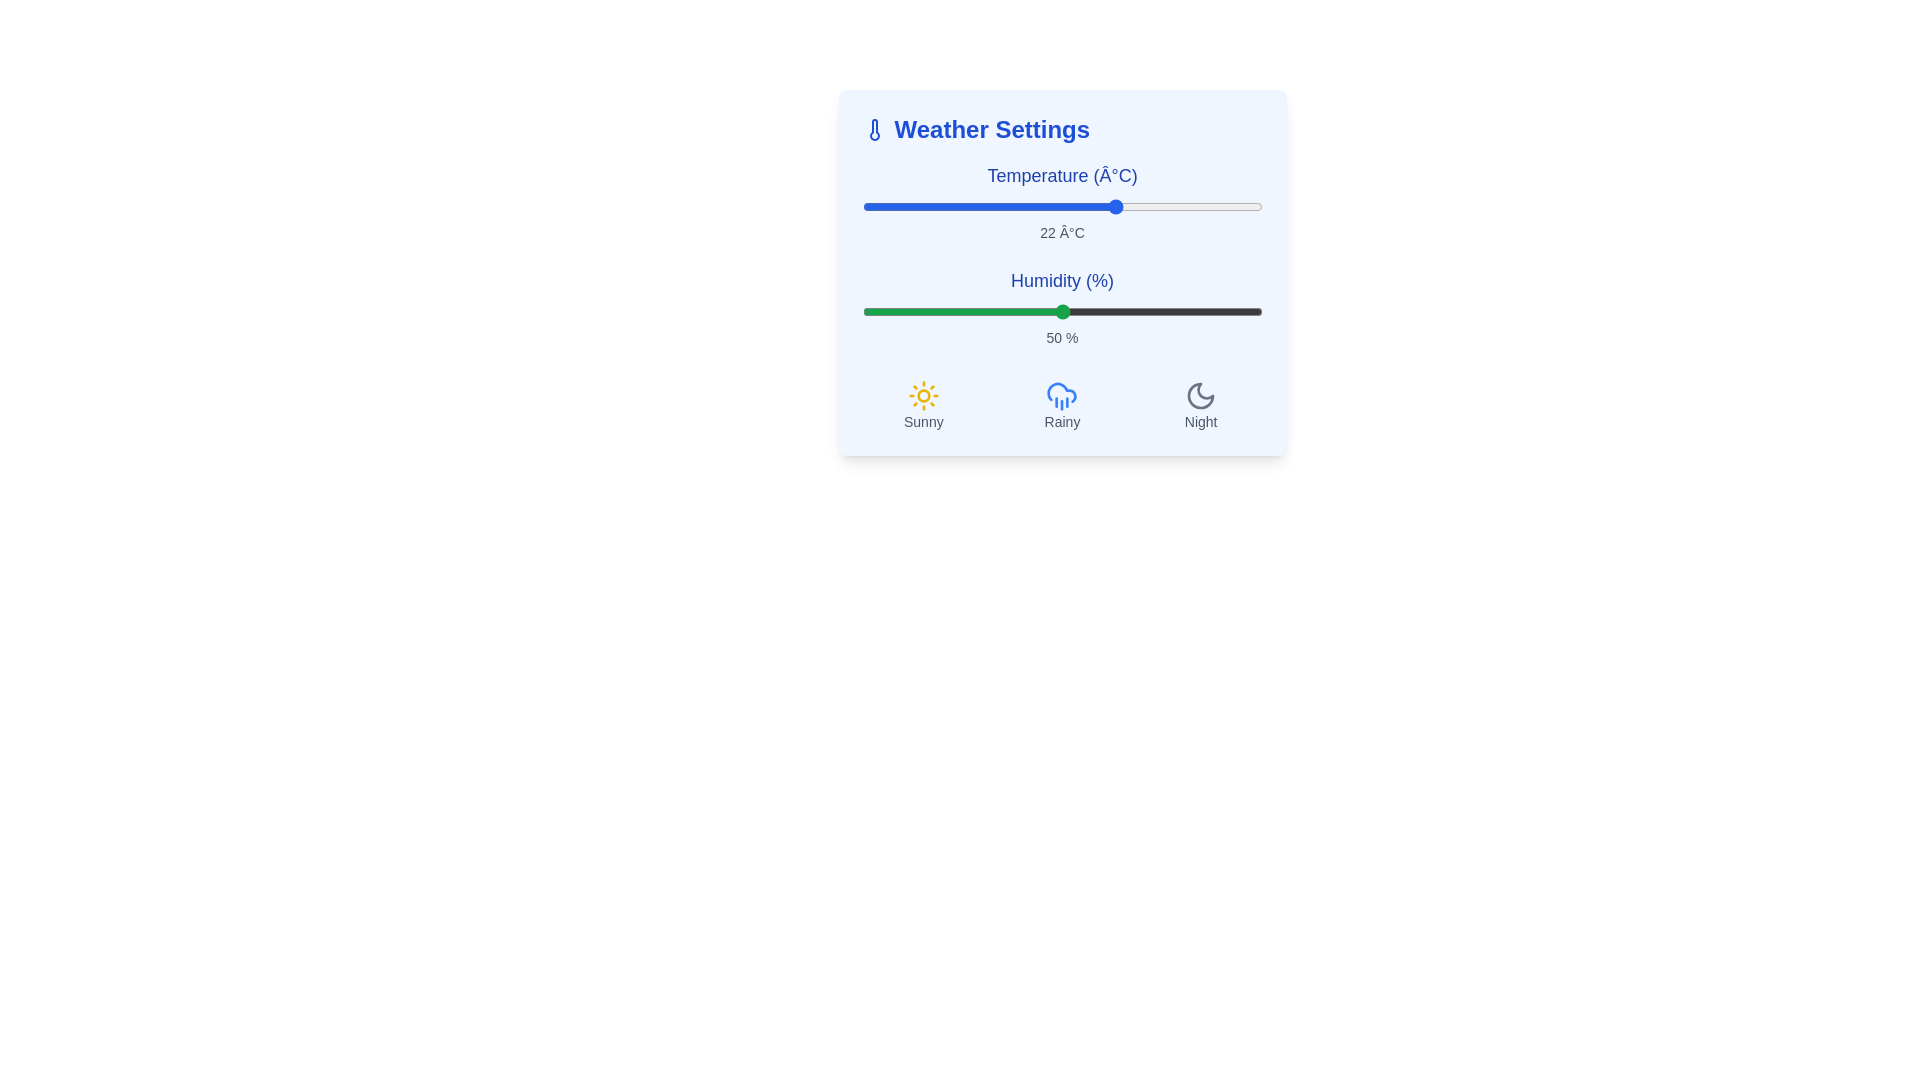 The image size is (1920, 1080). Describe the element at coordinates (1158, 312) in the screenshot. I see `the humidity` at that location.